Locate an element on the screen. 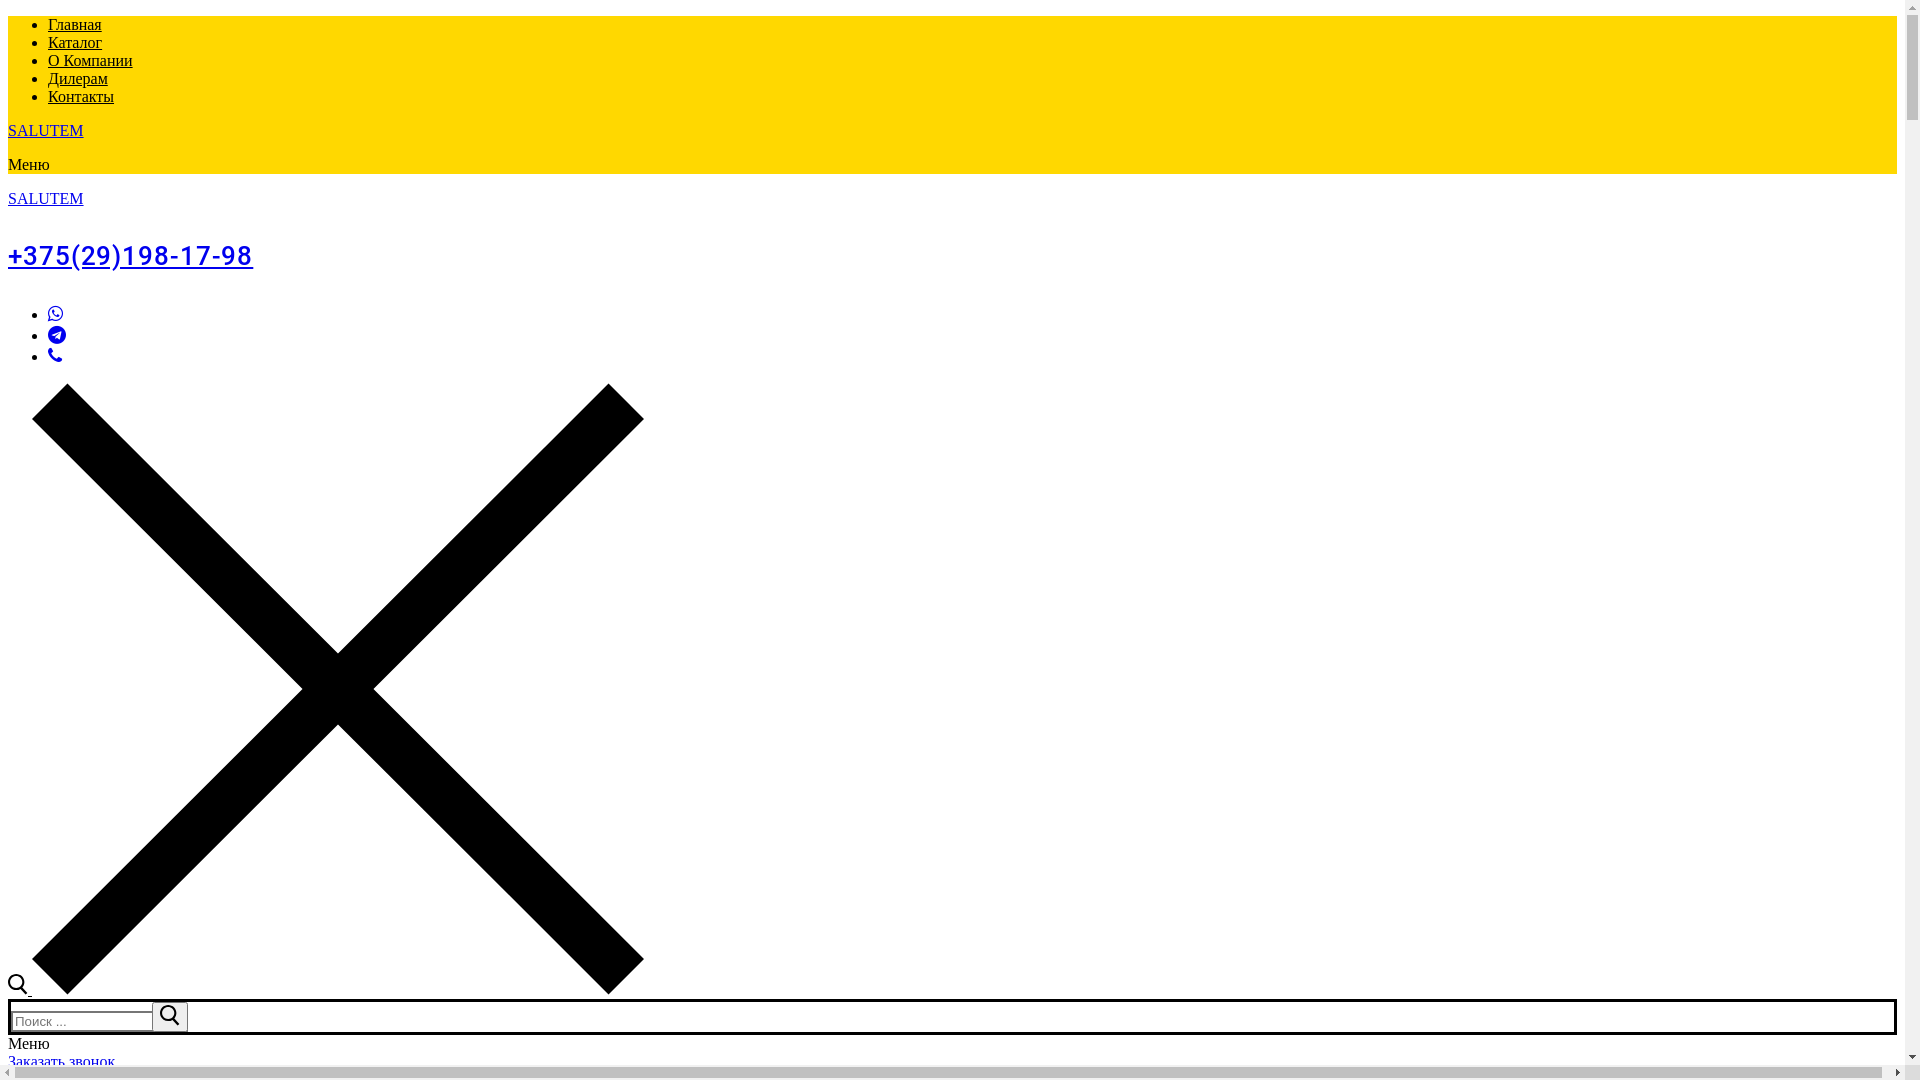 The width and height of the screenshot is (1920, 1080). 'SALUTEM' is located at coordinates (8, 130).